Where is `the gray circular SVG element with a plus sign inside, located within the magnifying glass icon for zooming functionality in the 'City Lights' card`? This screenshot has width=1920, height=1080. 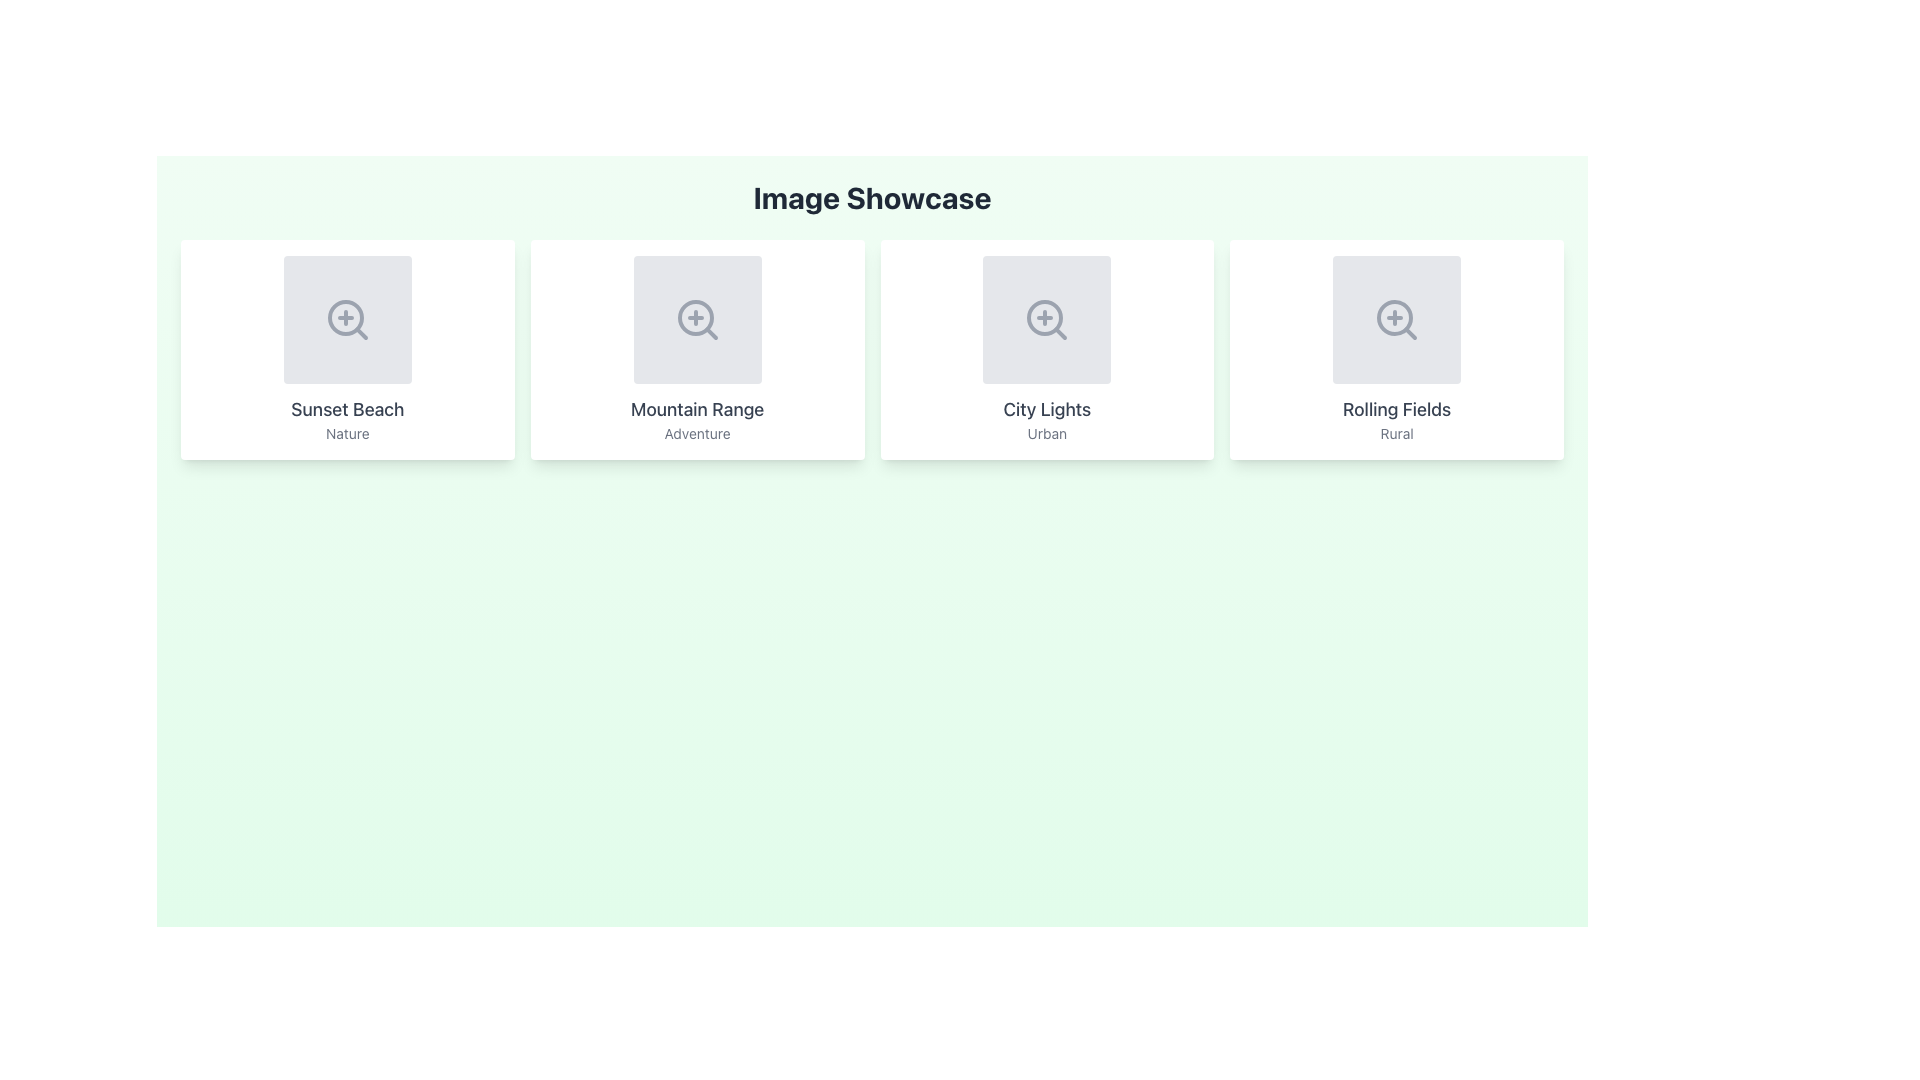
the gray circular SVG element with a plus sign inside, located within the magnifying glass icon for zooming functionality in the 'City Lights' card is located at coordinates (1044, 316).